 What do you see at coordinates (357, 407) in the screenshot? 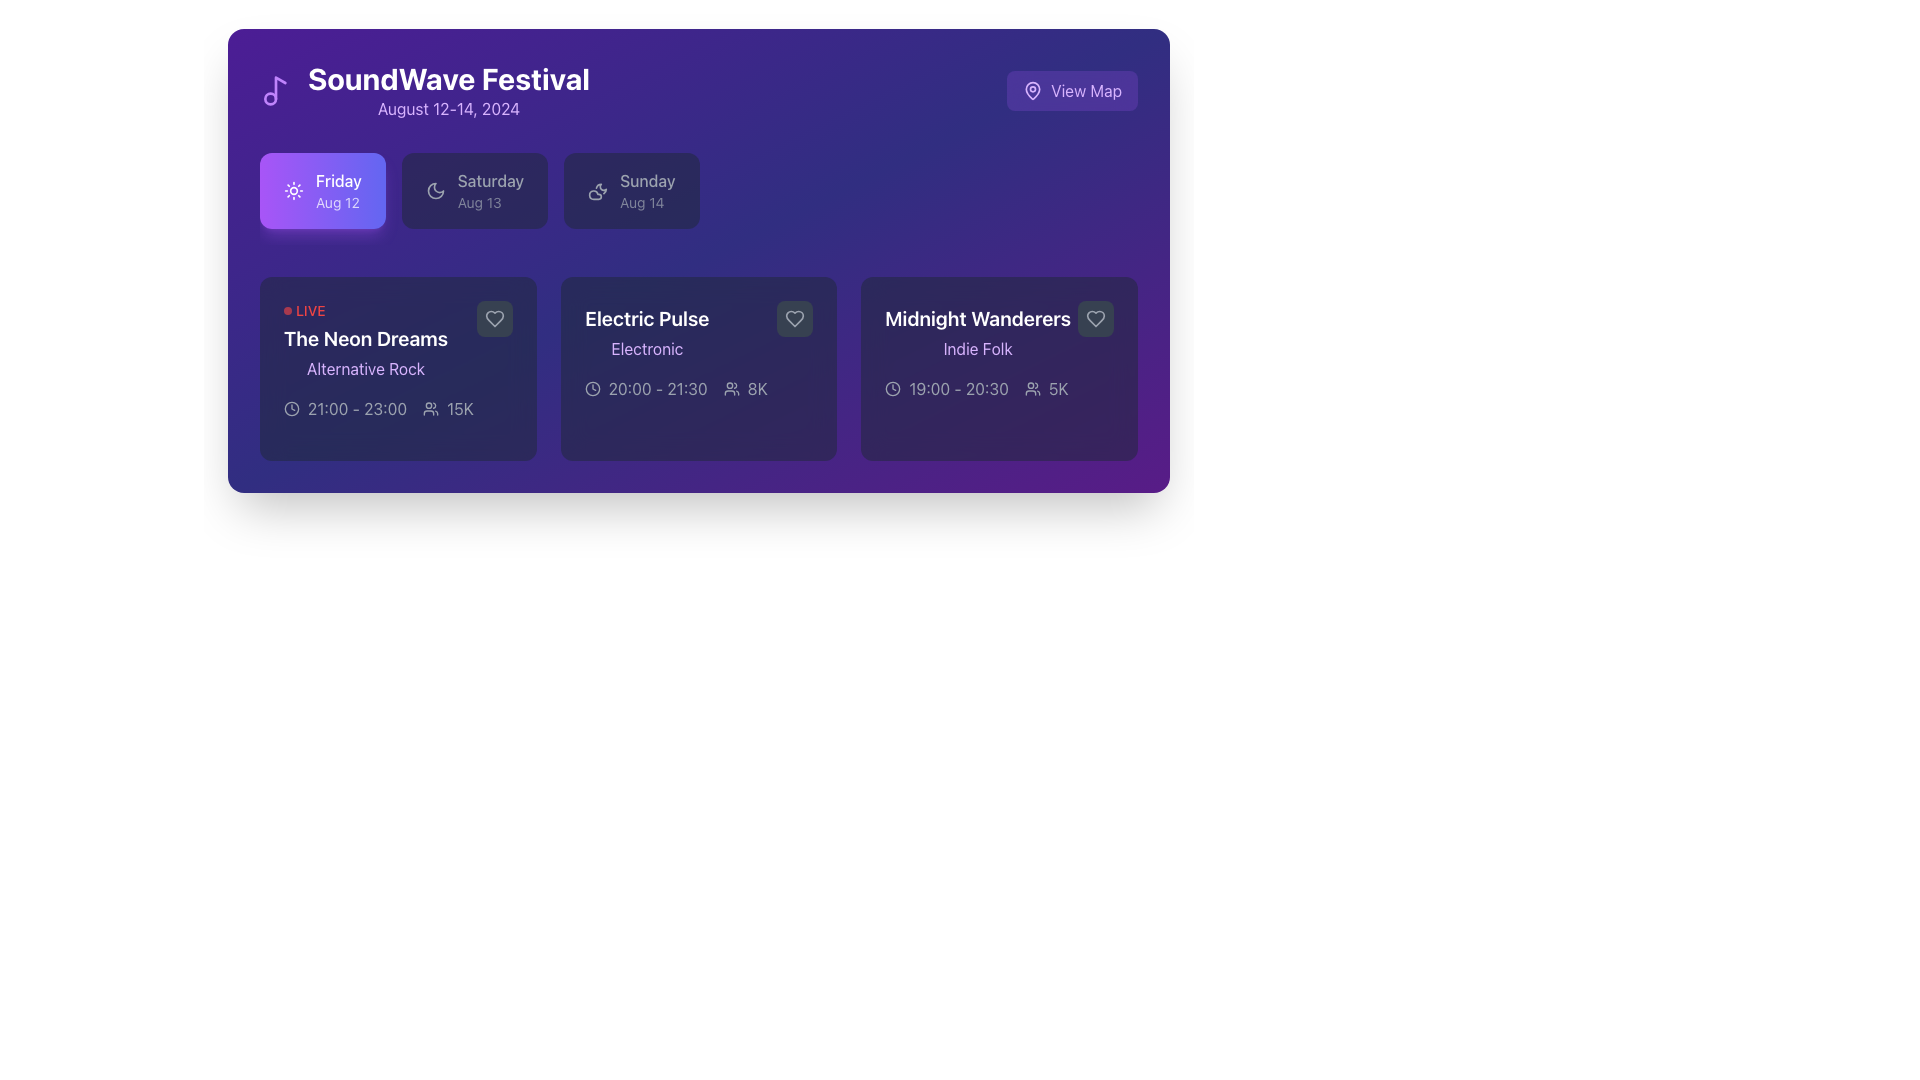
I see `the Text label displaying the scheduled time range for the event 'The Neon Dreams', located below the event title and genre, next to the clock icon` at bounding box center [357, 407].